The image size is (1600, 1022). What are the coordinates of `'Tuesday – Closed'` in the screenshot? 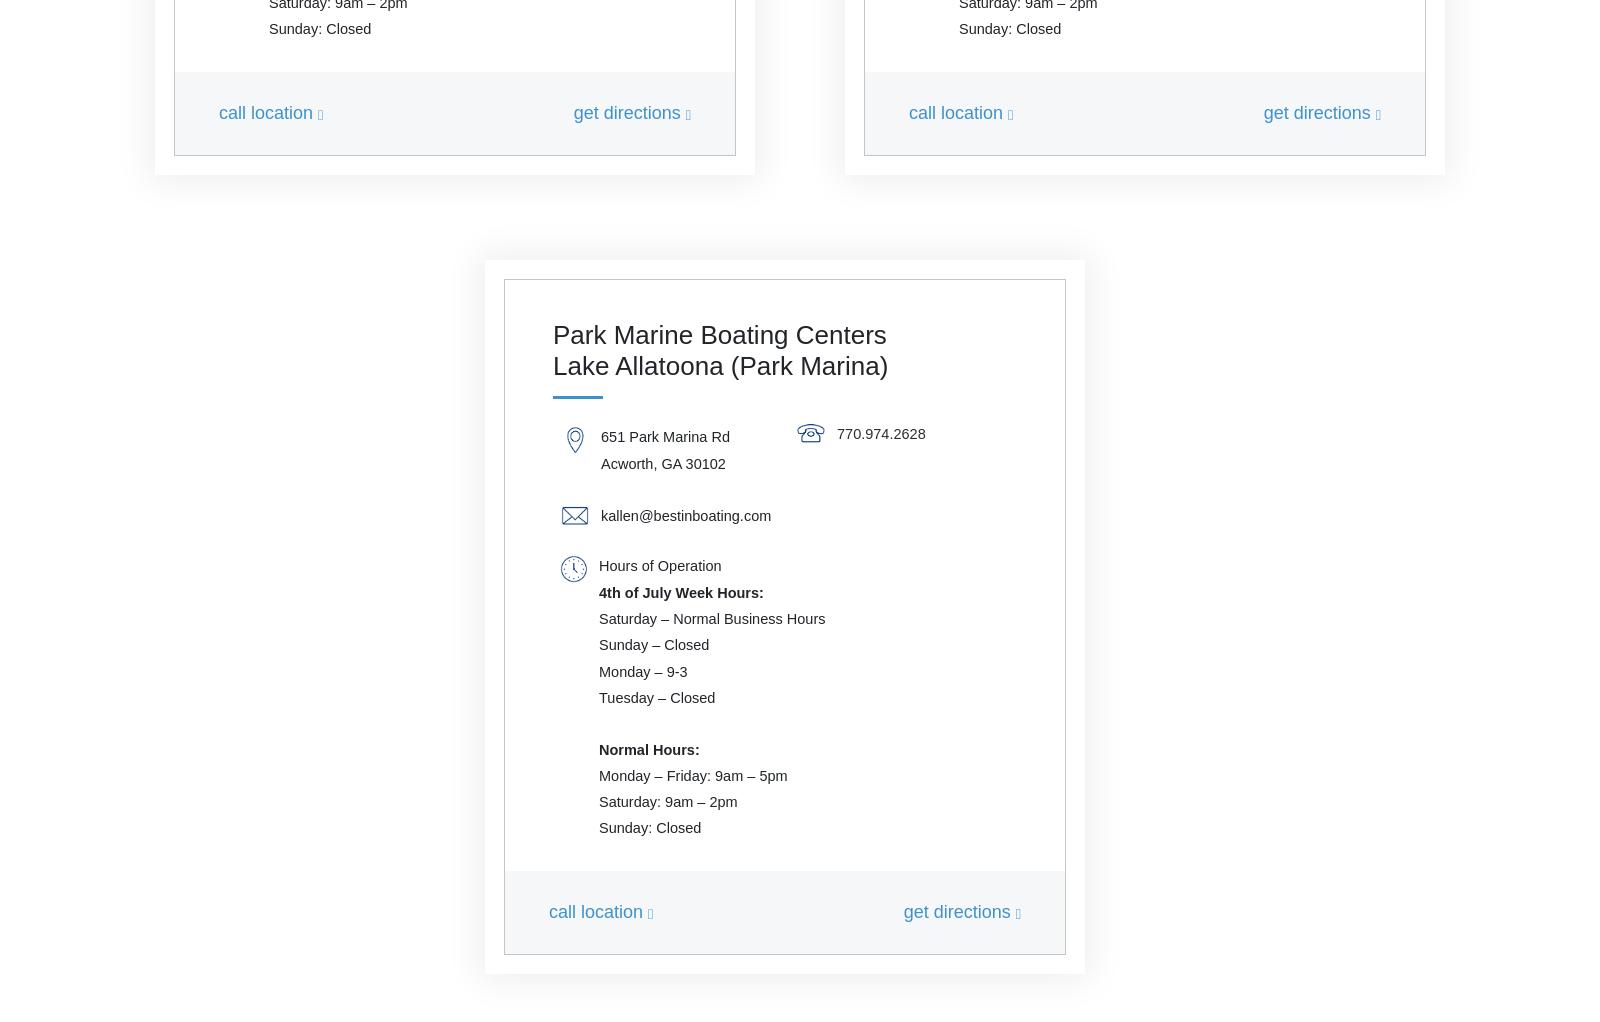 It's located at (656, 697).